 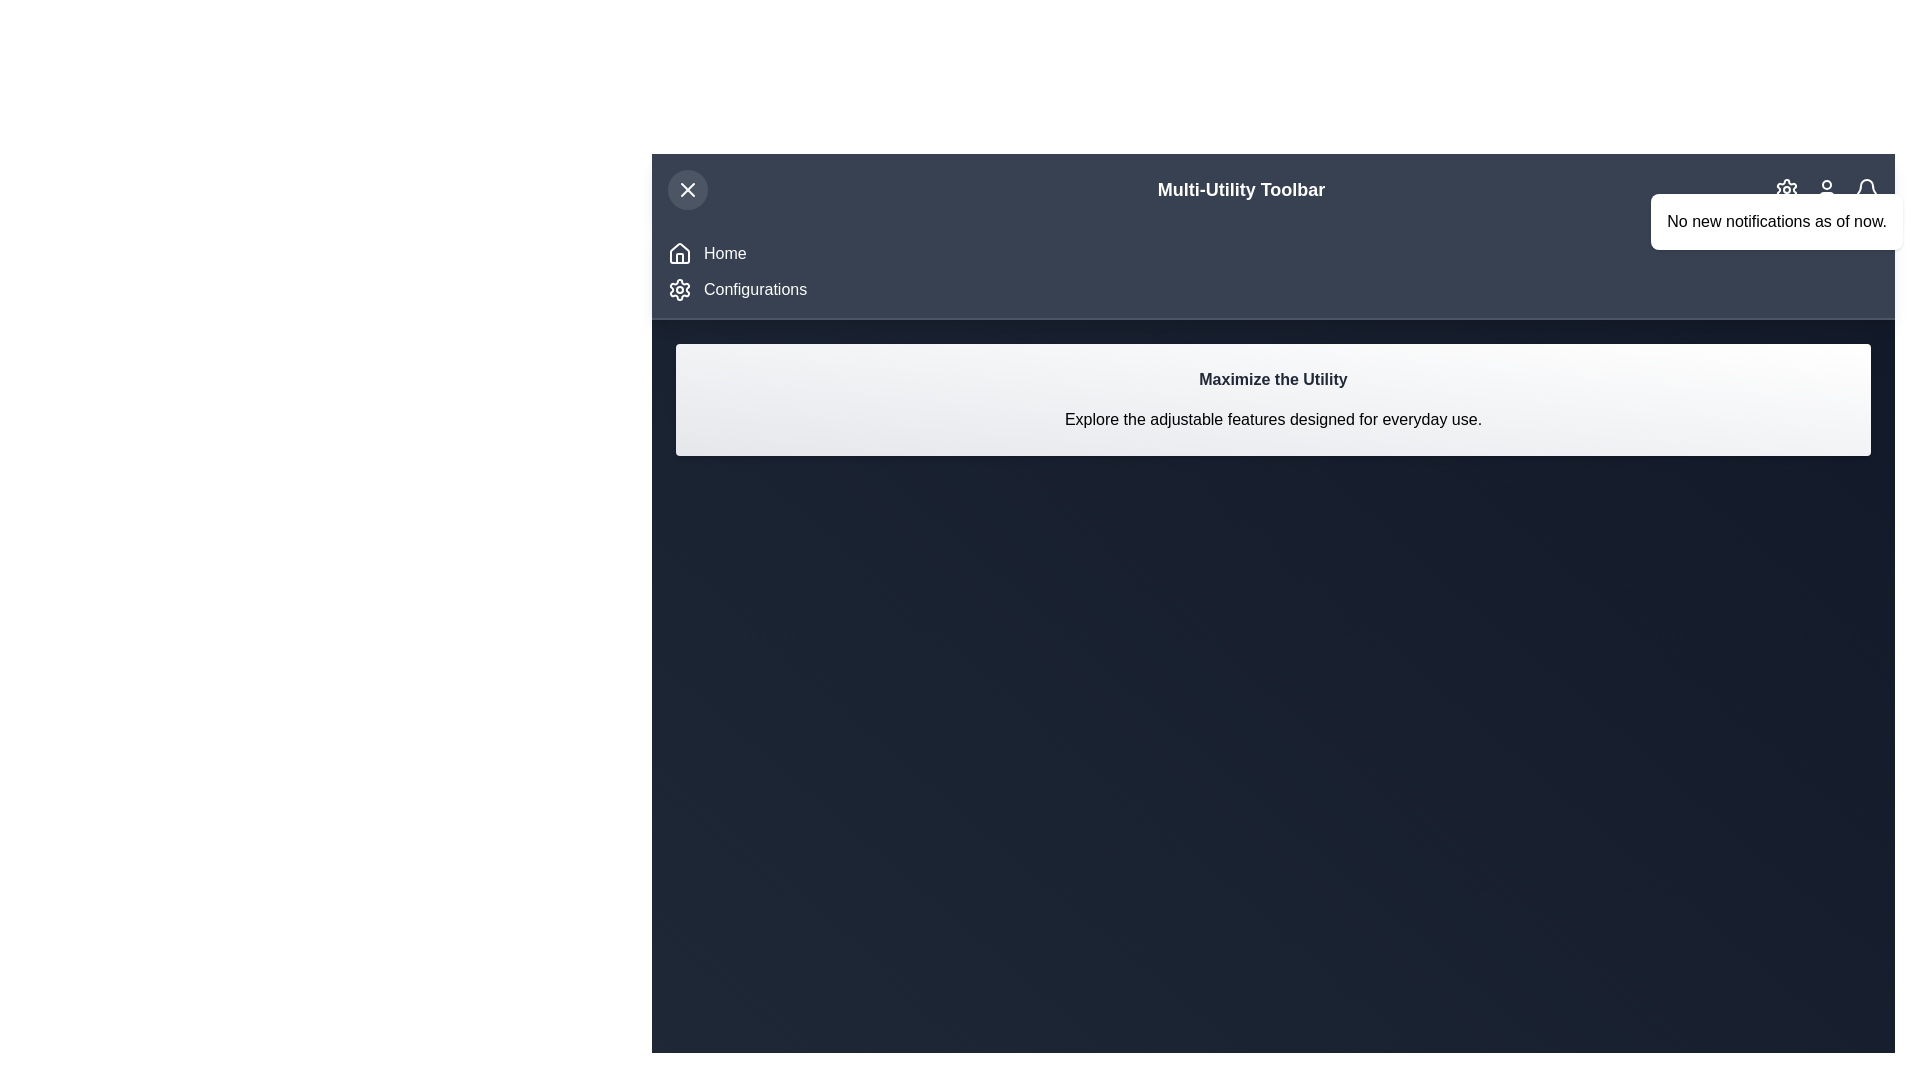 What do you see at coordinates (1786, 189) in the screenshot?
I see `the settings_icon to observe visual feedback` at bounding box center [1786, 189].